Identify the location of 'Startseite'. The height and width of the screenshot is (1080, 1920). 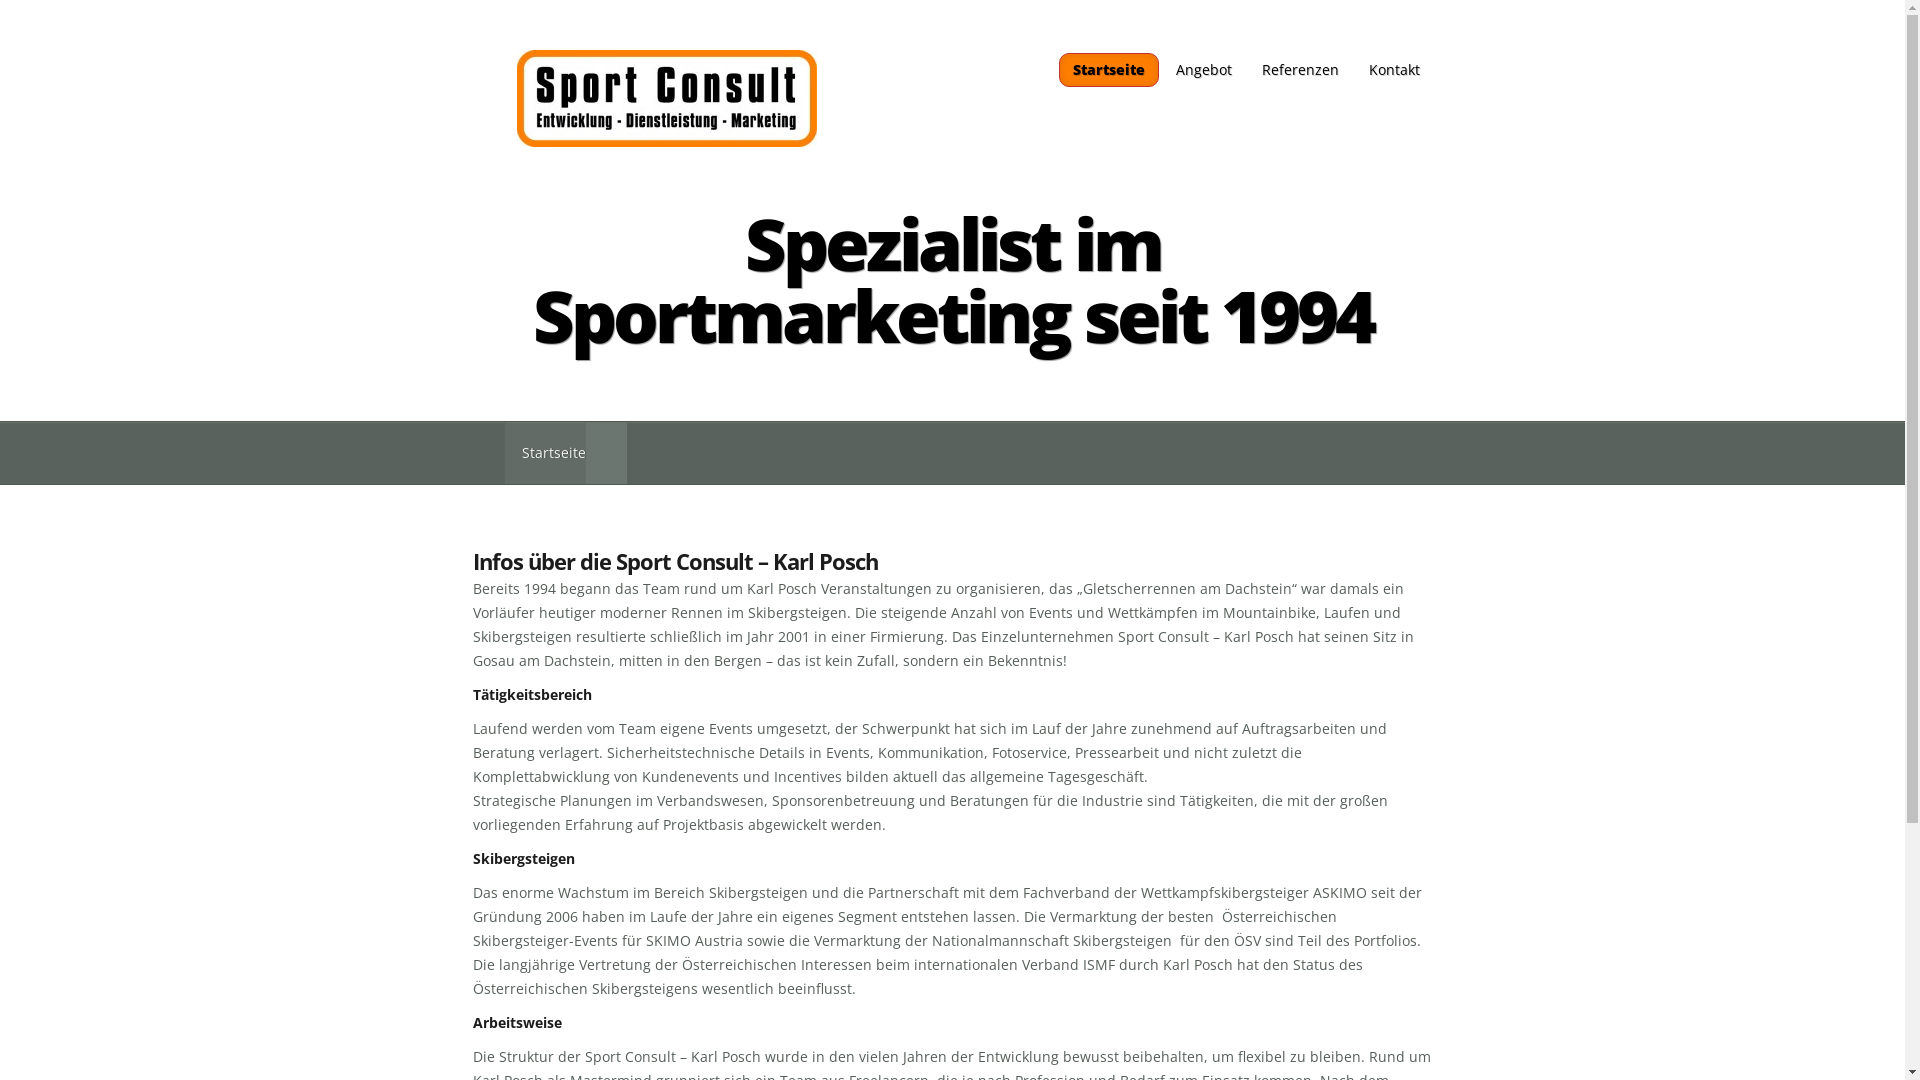
(1107, 68).